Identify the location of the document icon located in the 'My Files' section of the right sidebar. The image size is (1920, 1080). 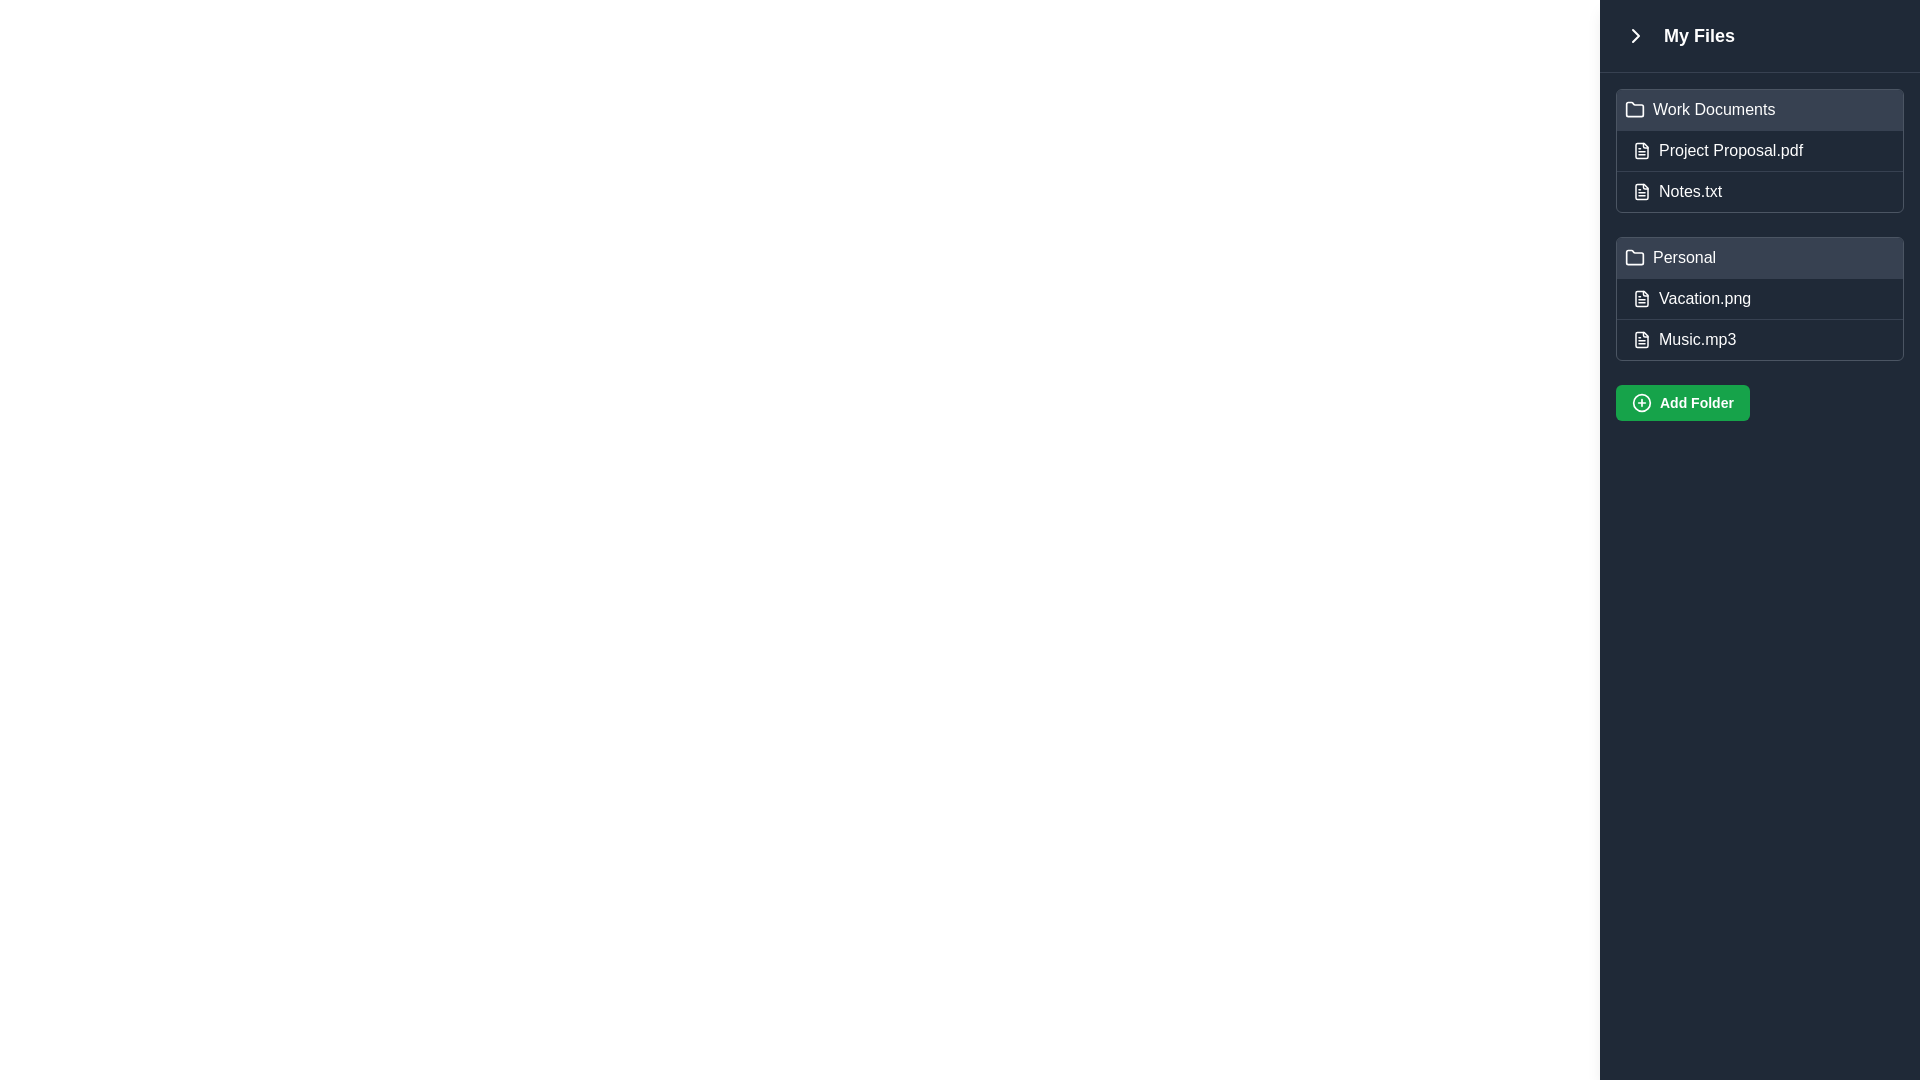
(1641, 149).